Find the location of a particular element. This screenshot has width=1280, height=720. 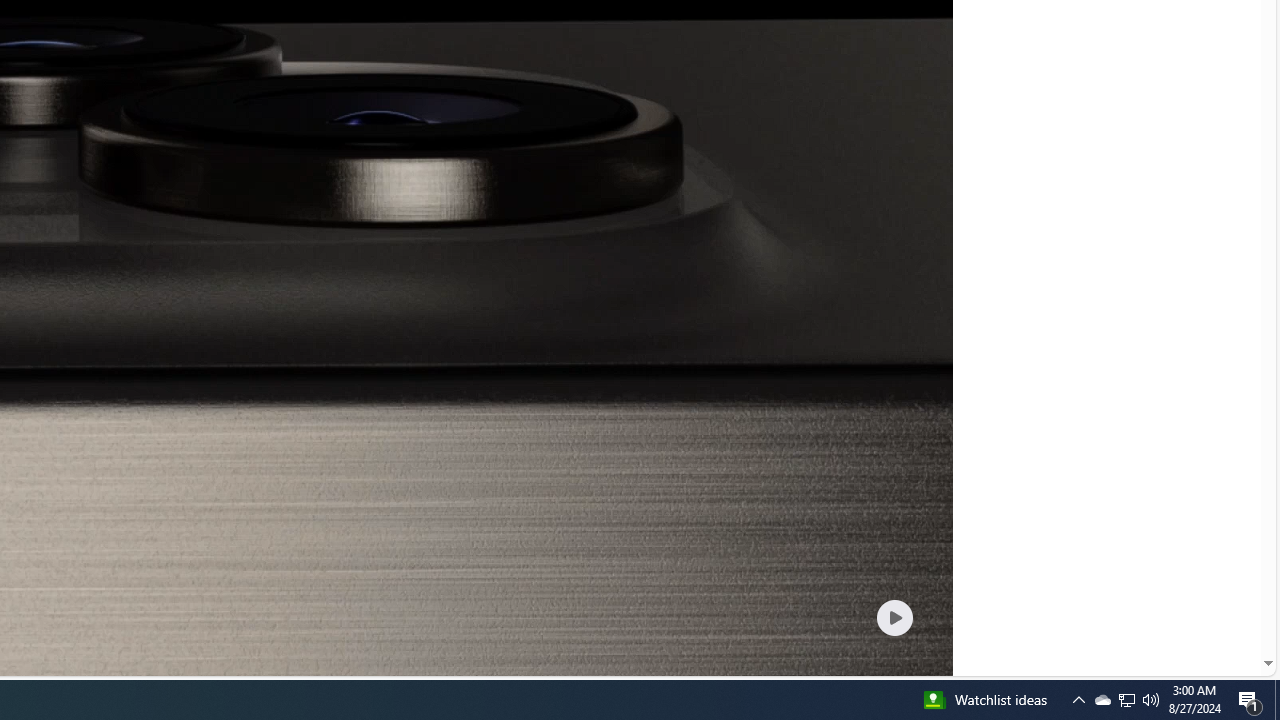

'Play welcome animation video' is located at coordinates (893, 616).